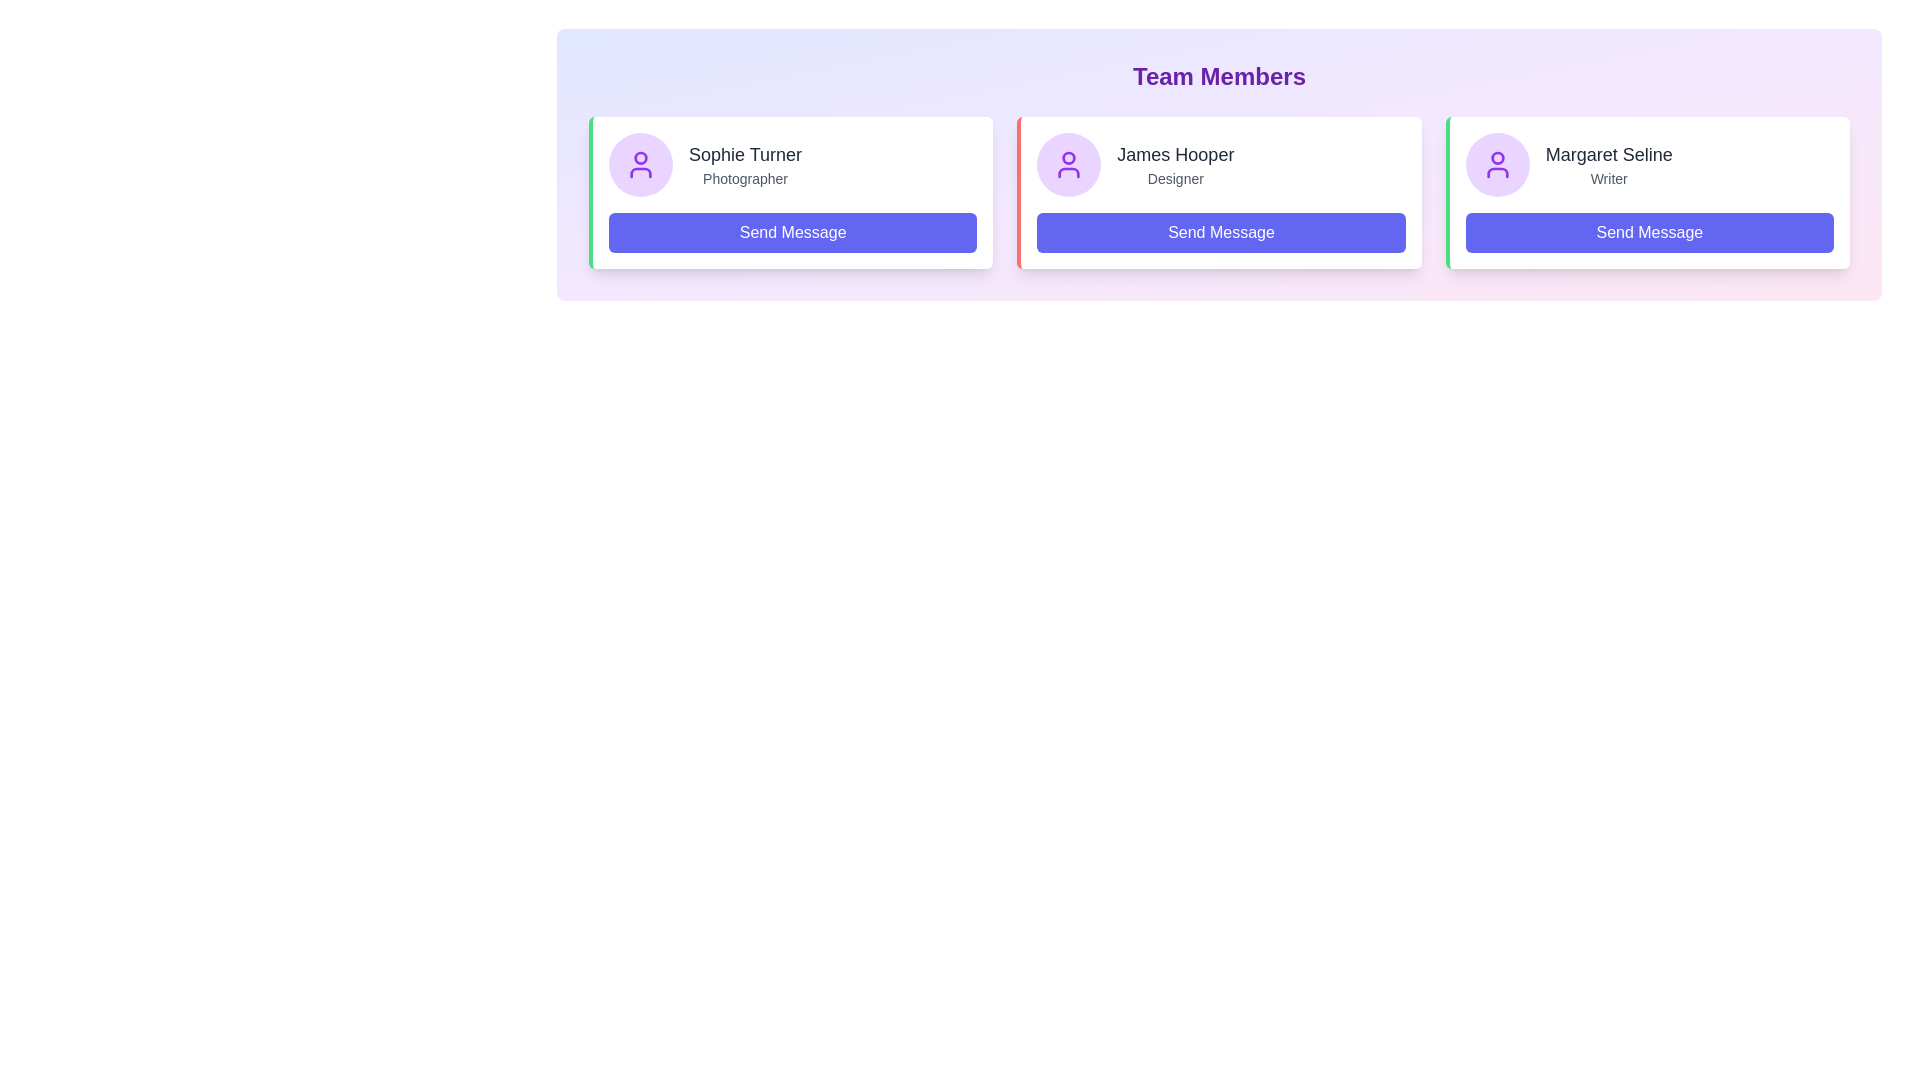  I want to click on the text label displaying the name 'Margaret Seline' located in the upper-right card of the 'Team Members' section, so click(1609, 153).